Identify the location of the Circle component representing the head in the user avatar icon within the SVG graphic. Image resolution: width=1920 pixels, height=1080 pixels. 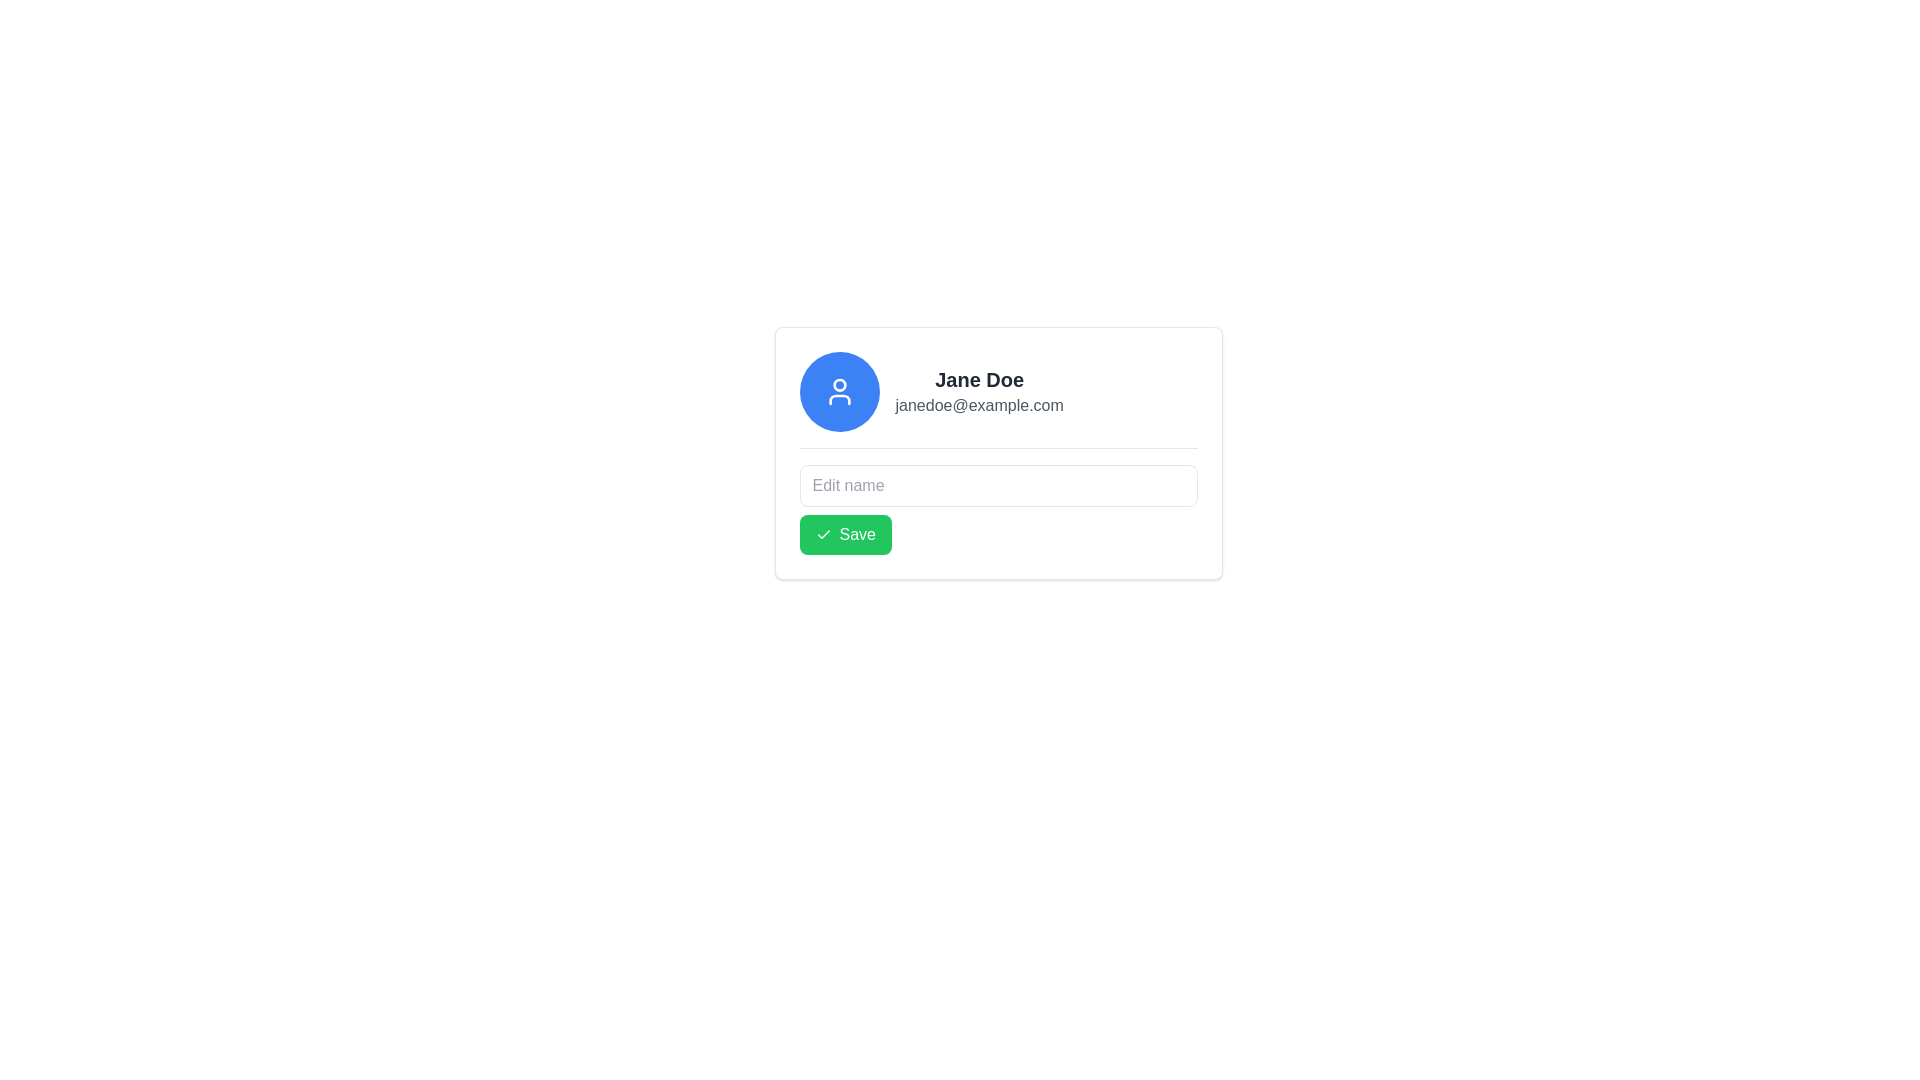
(839, 385).